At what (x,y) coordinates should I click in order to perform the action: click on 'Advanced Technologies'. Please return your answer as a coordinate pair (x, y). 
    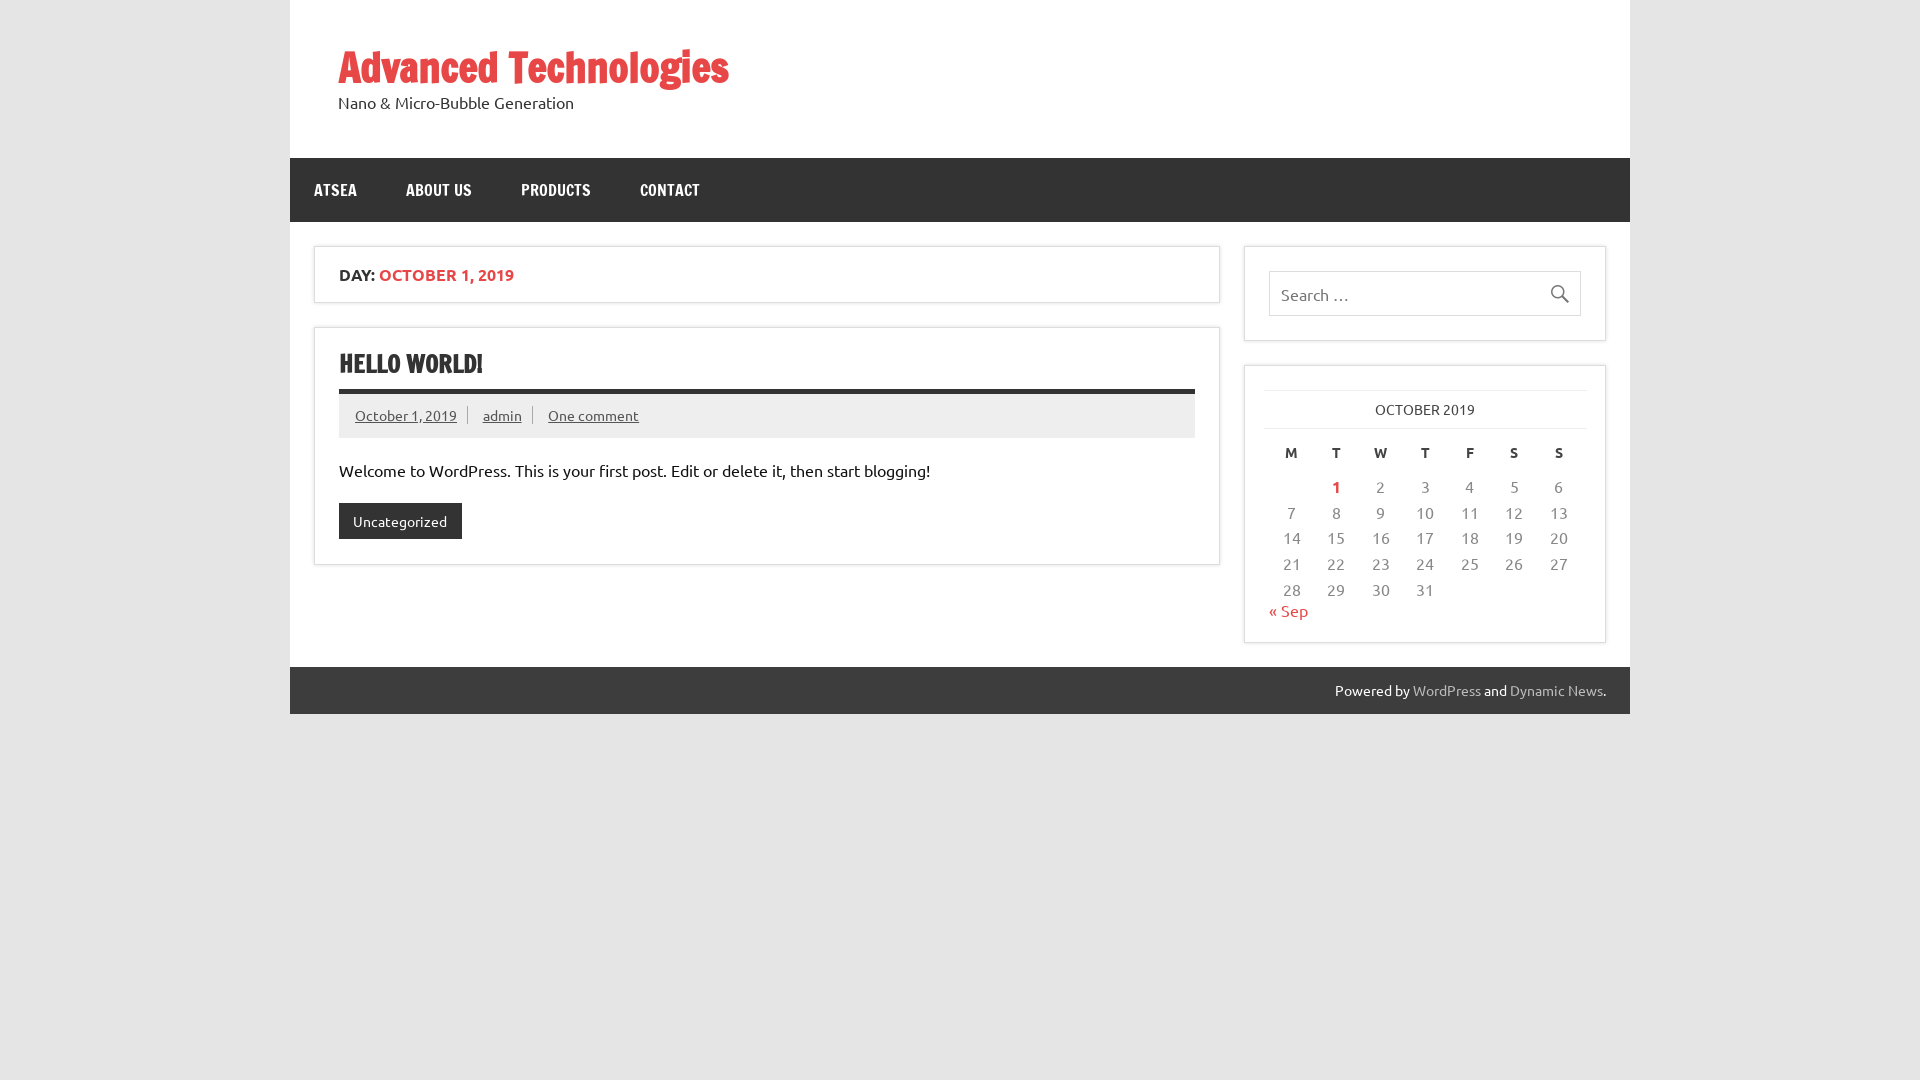
    Looking at the image, I should click on (532, 66).